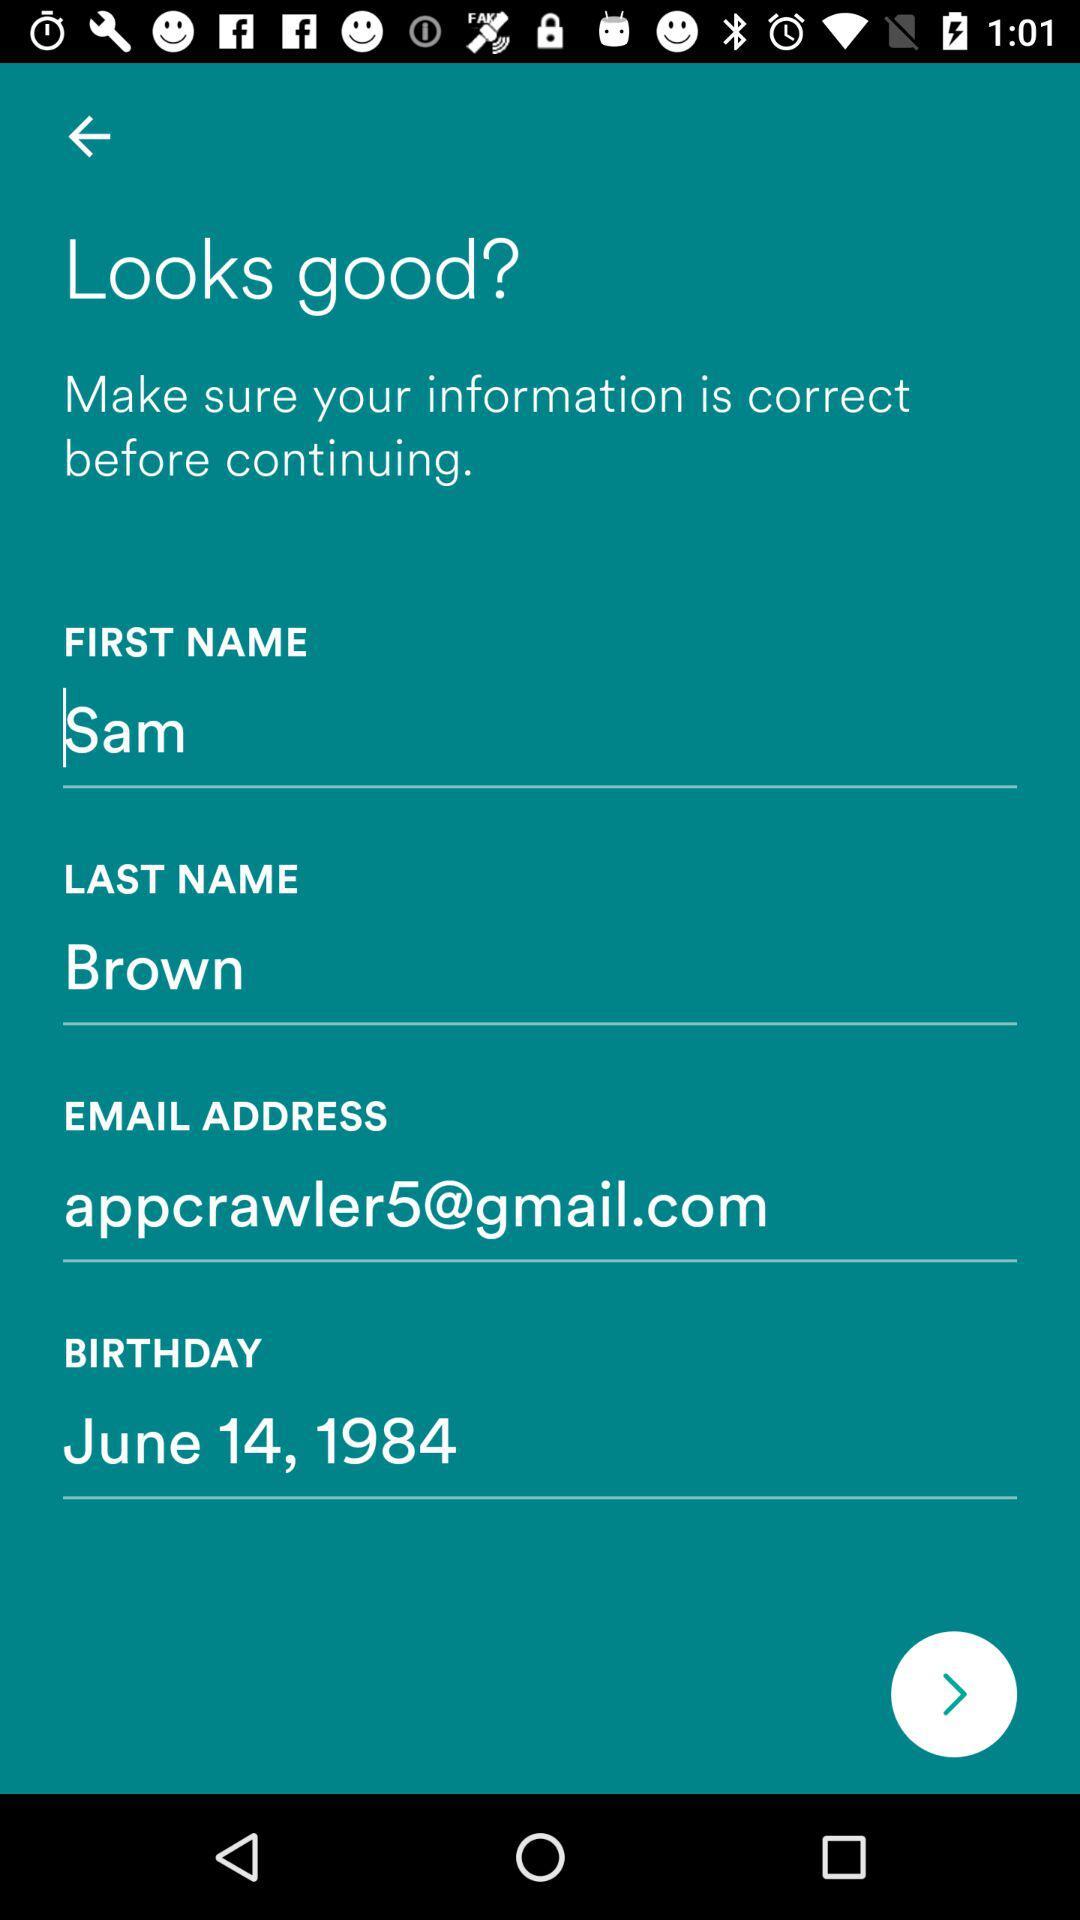 This screenshot has height=1920, width=1080. I want to click on the icon below the first name icon, so click(540, 726).